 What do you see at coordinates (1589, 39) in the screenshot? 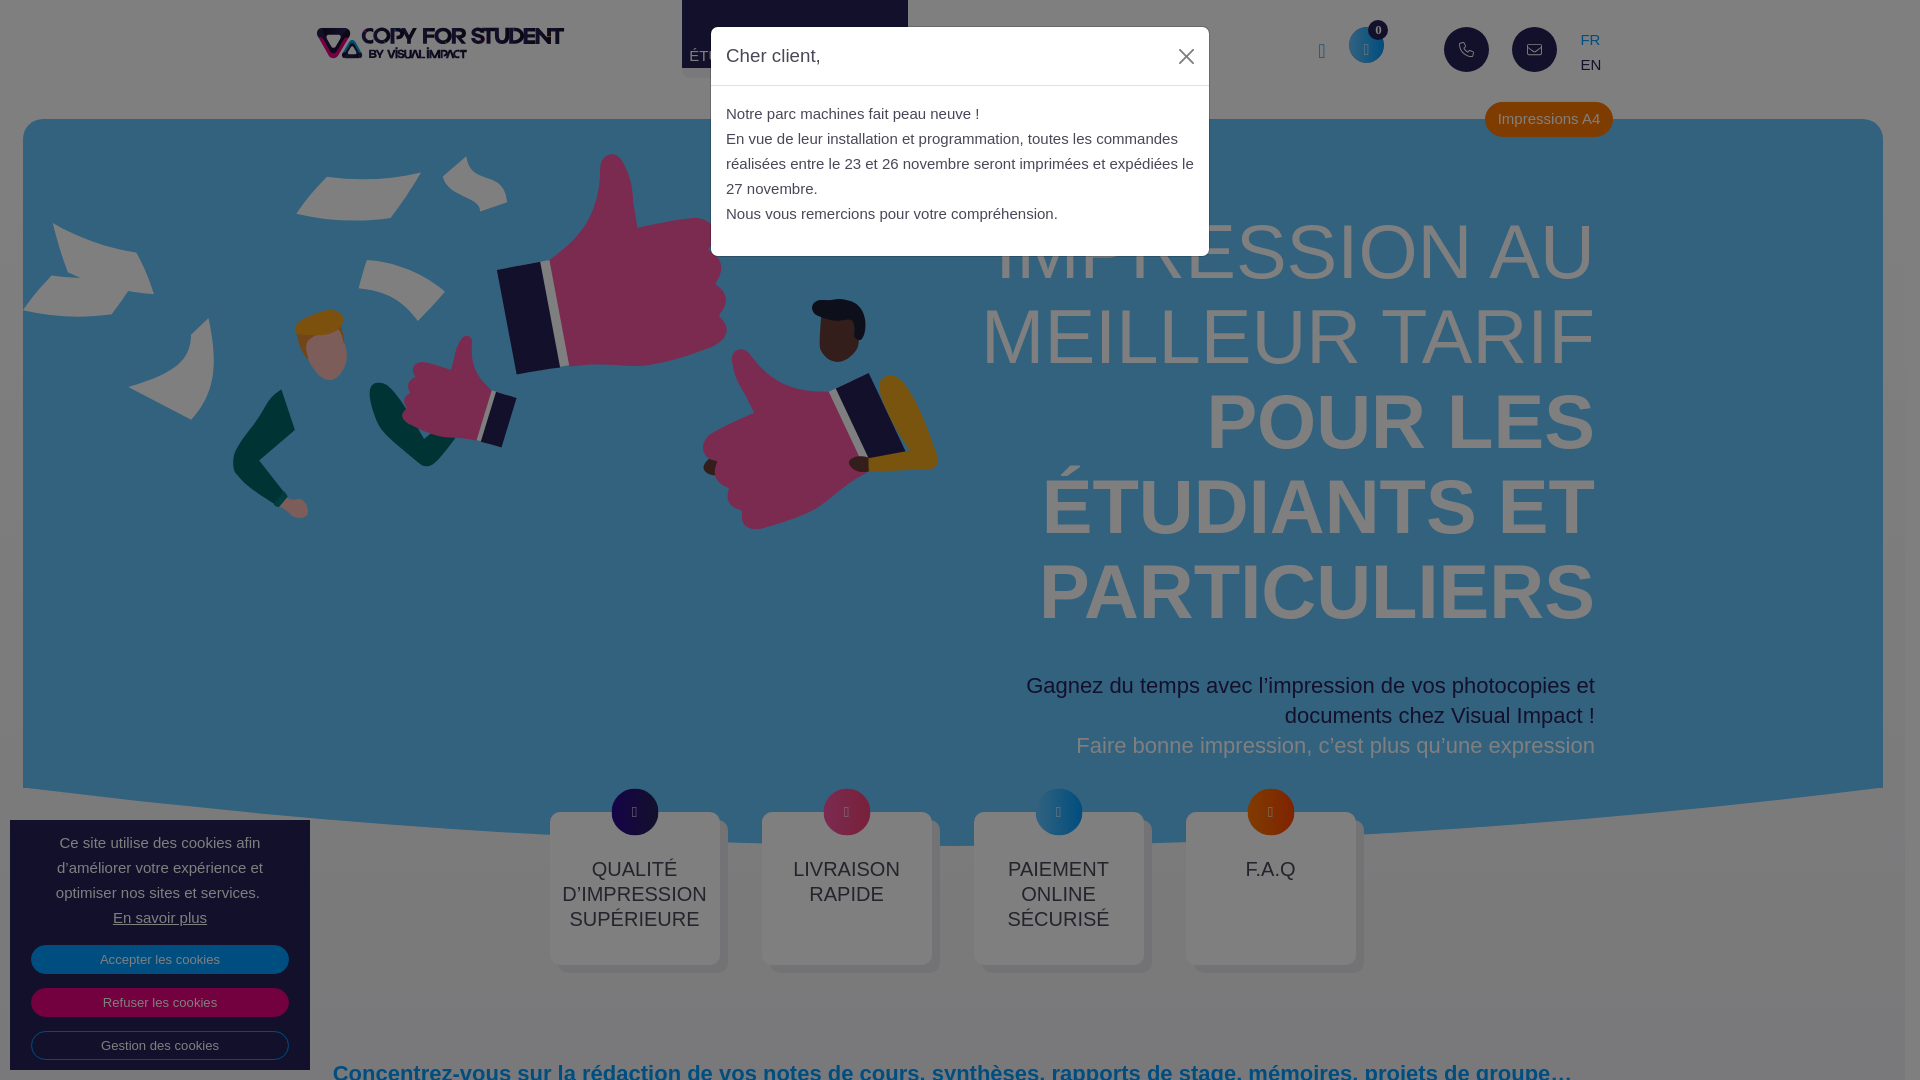
I see `'FR'` at bounding box center [1589, 39].